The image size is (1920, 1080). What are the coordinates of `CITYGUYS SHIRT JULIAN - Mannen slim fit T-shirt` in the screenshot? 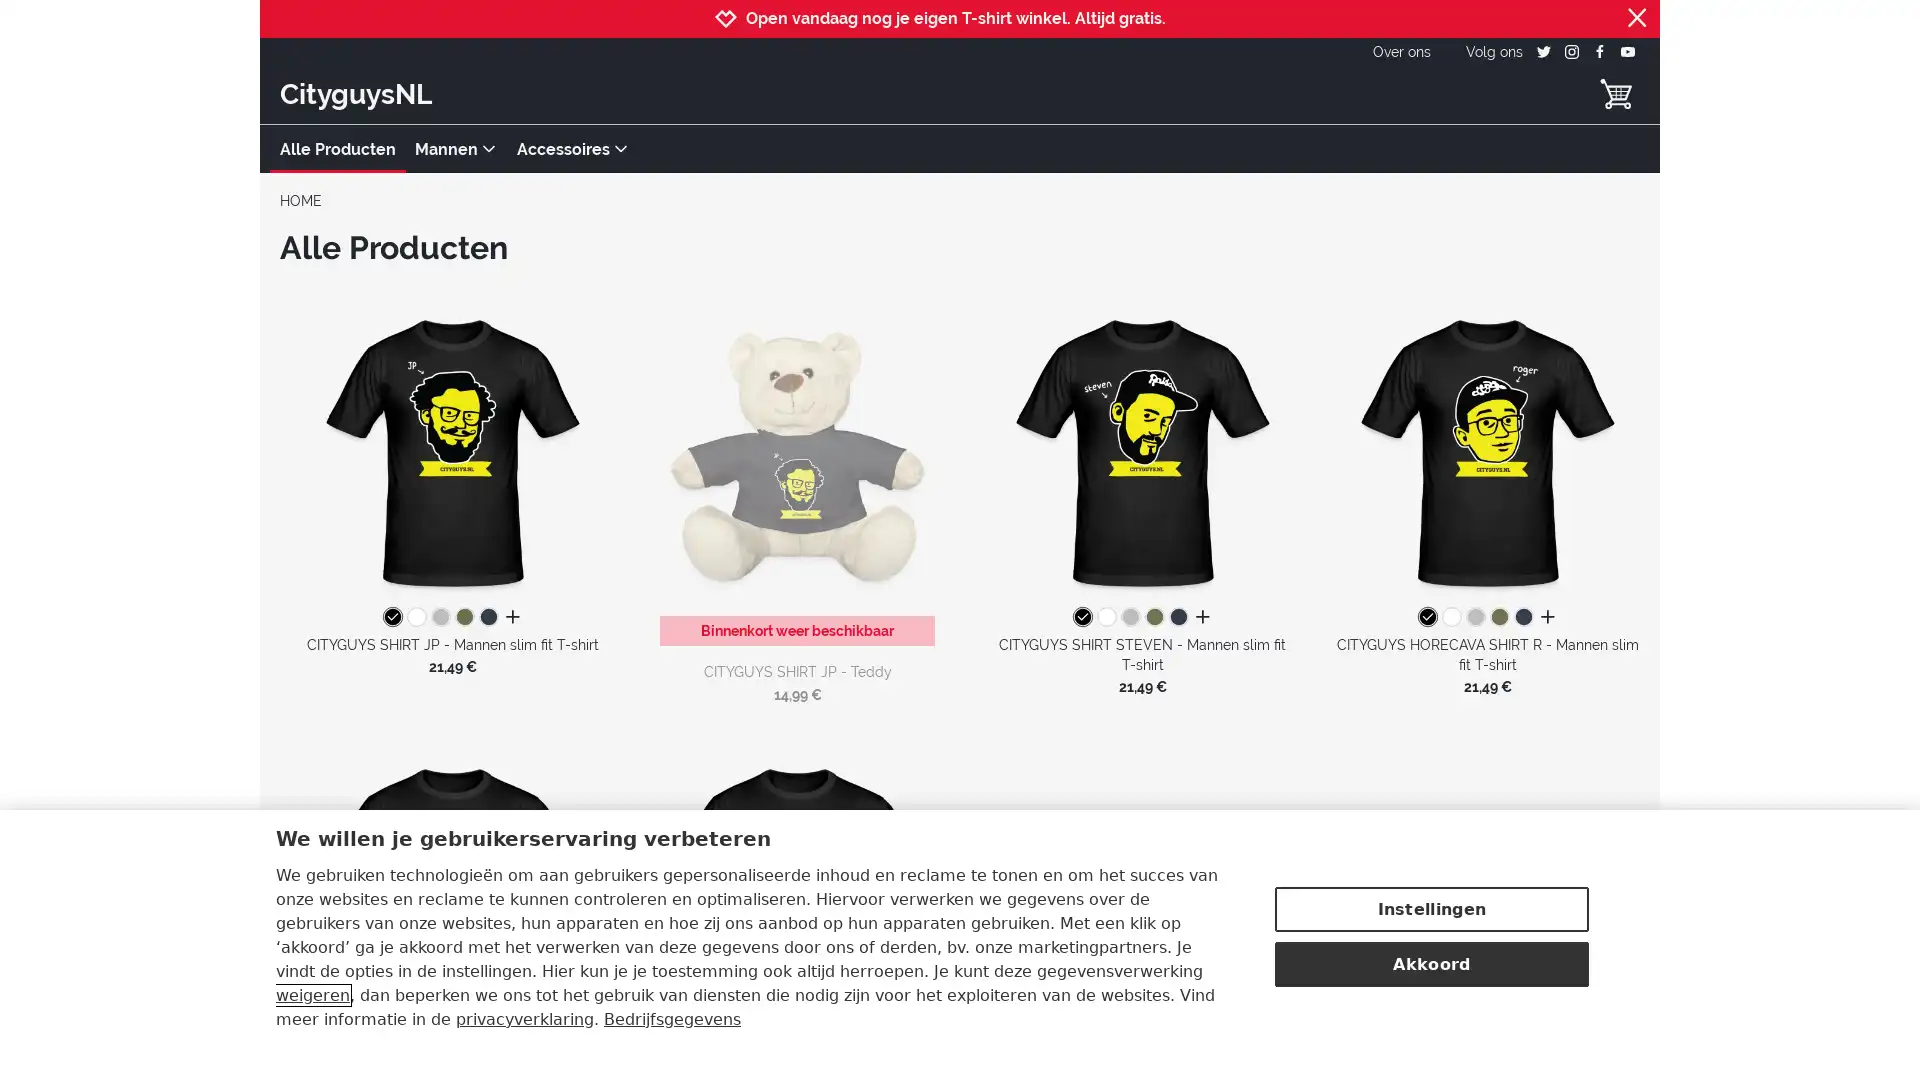 It's located at (451, 898).